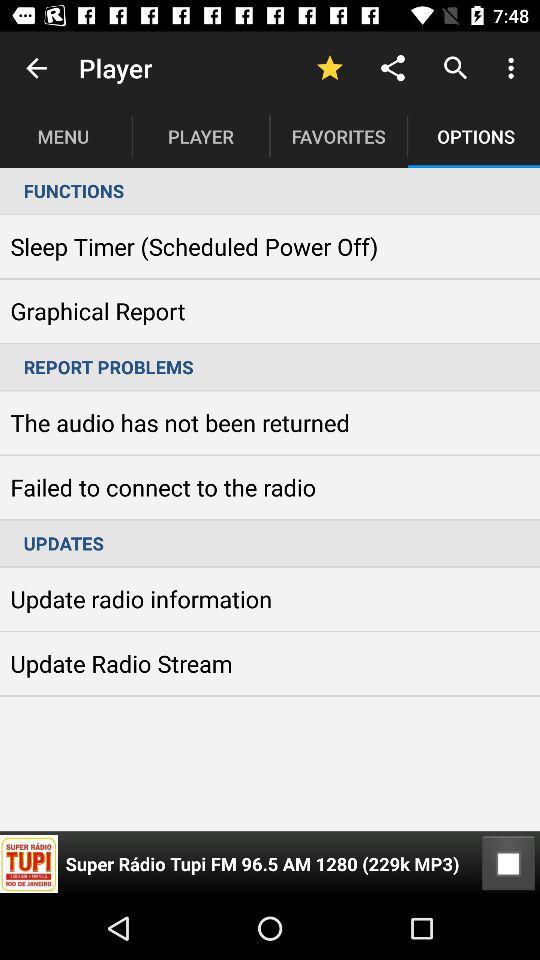 The image size is (540, 960). Describe the element at coordinates (36, 68) in the screenshot. I see `icon above the menu` at that location.